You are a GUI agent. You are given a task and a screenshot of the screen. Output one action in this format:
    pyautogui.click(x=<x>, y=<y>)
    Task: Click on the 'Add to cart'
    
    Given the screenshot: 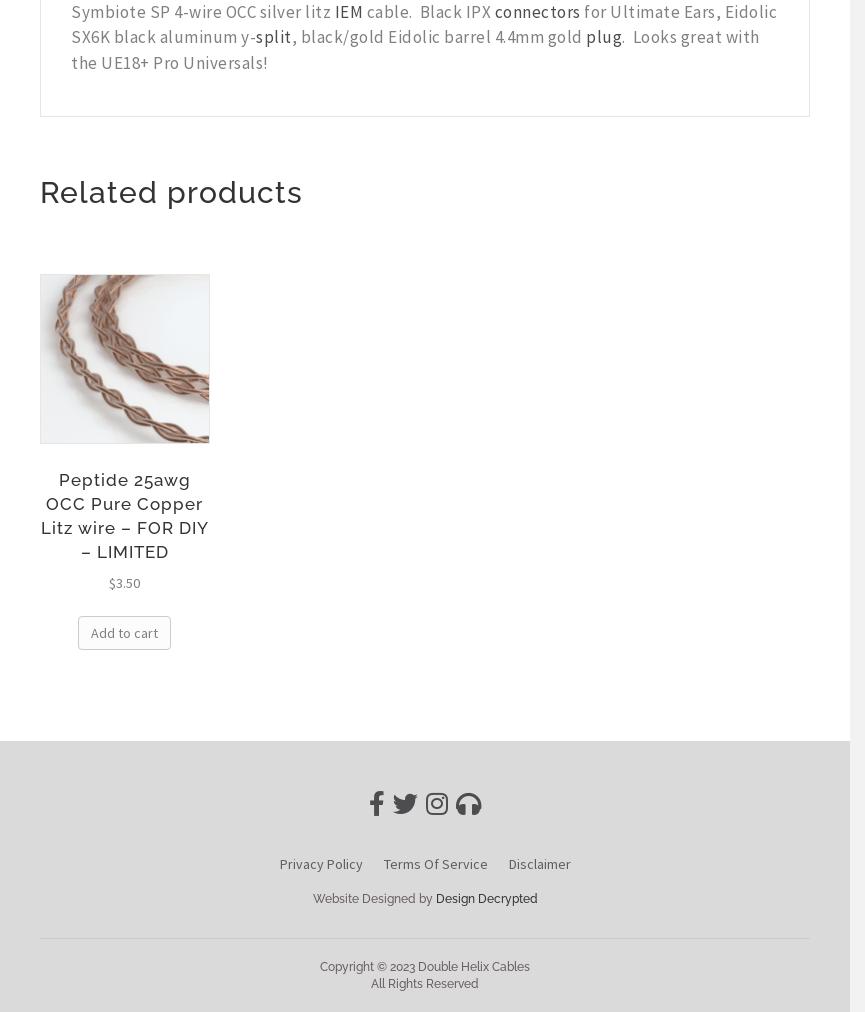 What is the action you would take?
    pyautogui.click(x=90, y=632)
    